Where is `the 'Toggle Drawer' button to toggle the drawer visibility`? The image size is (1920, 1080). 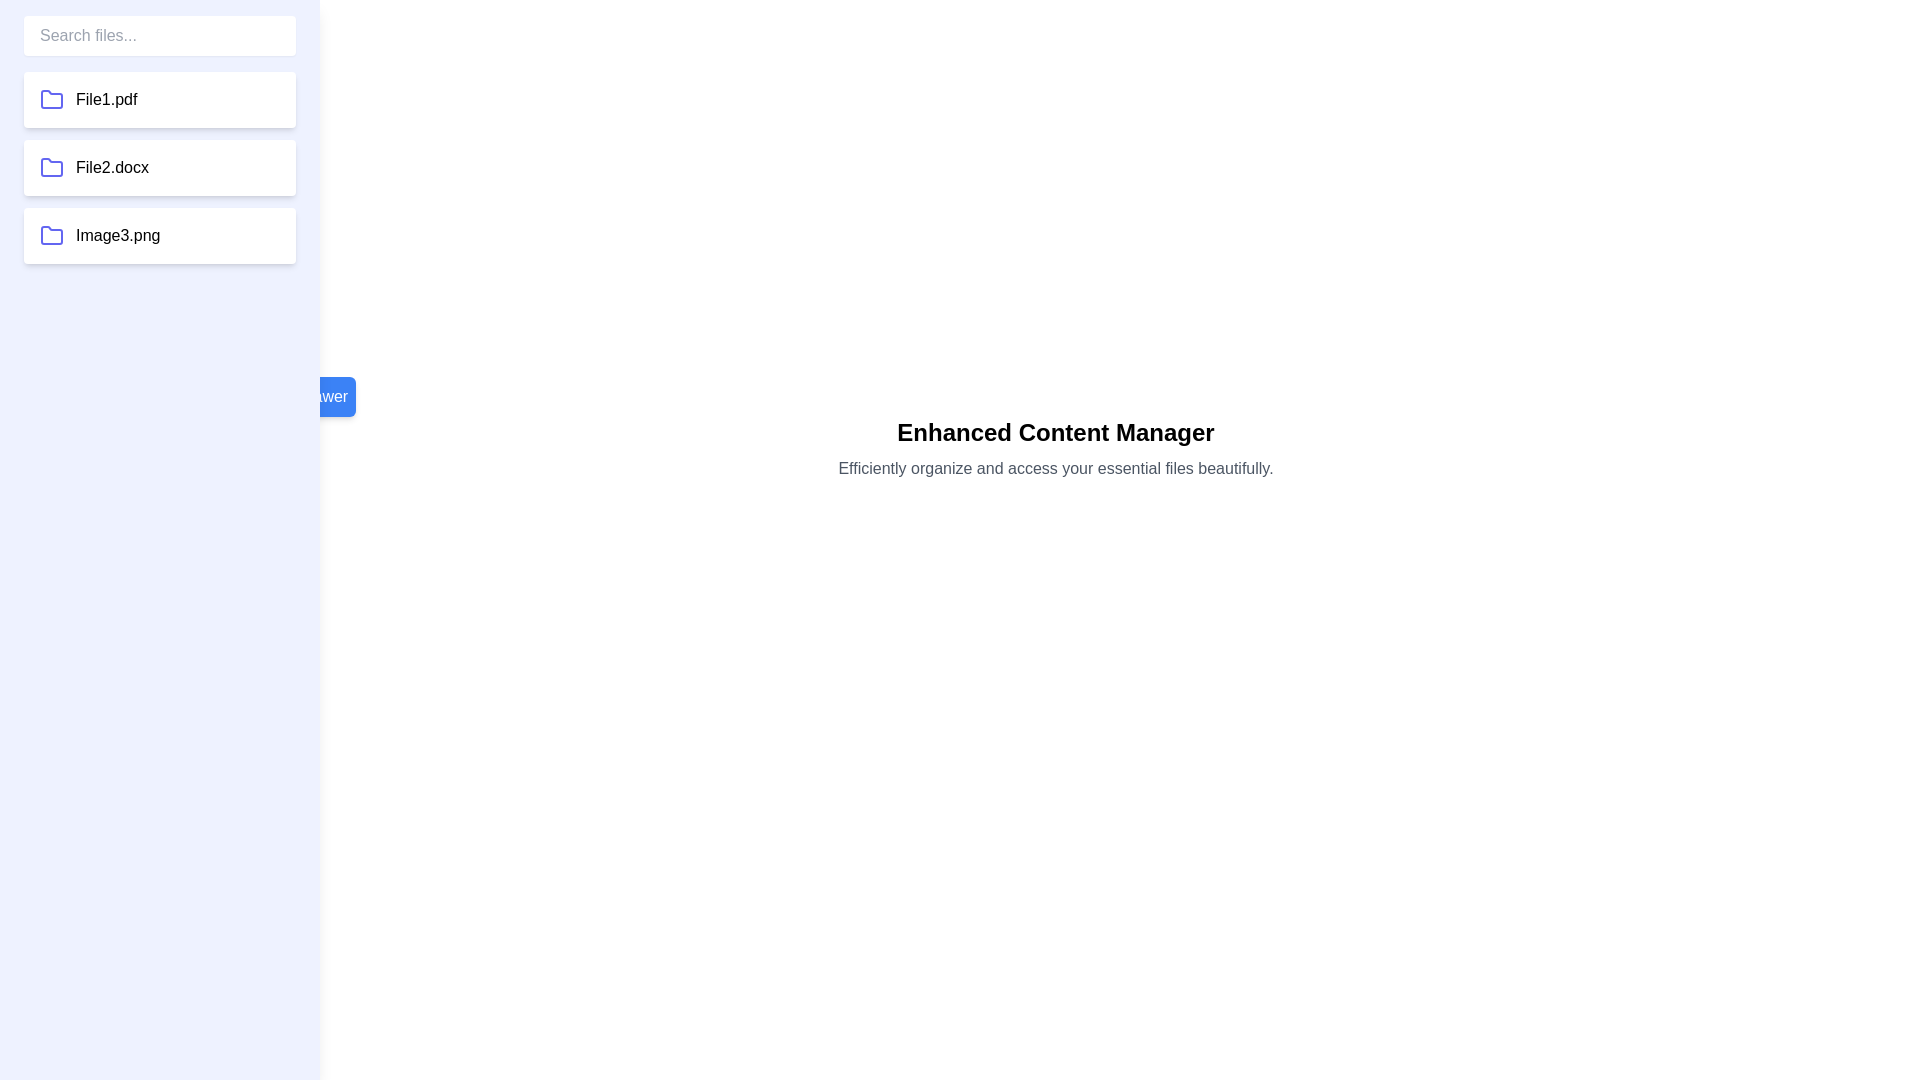 the 'Toggle Drawer' button to toggle the drawer visibility is located at coordinates (295, 397).